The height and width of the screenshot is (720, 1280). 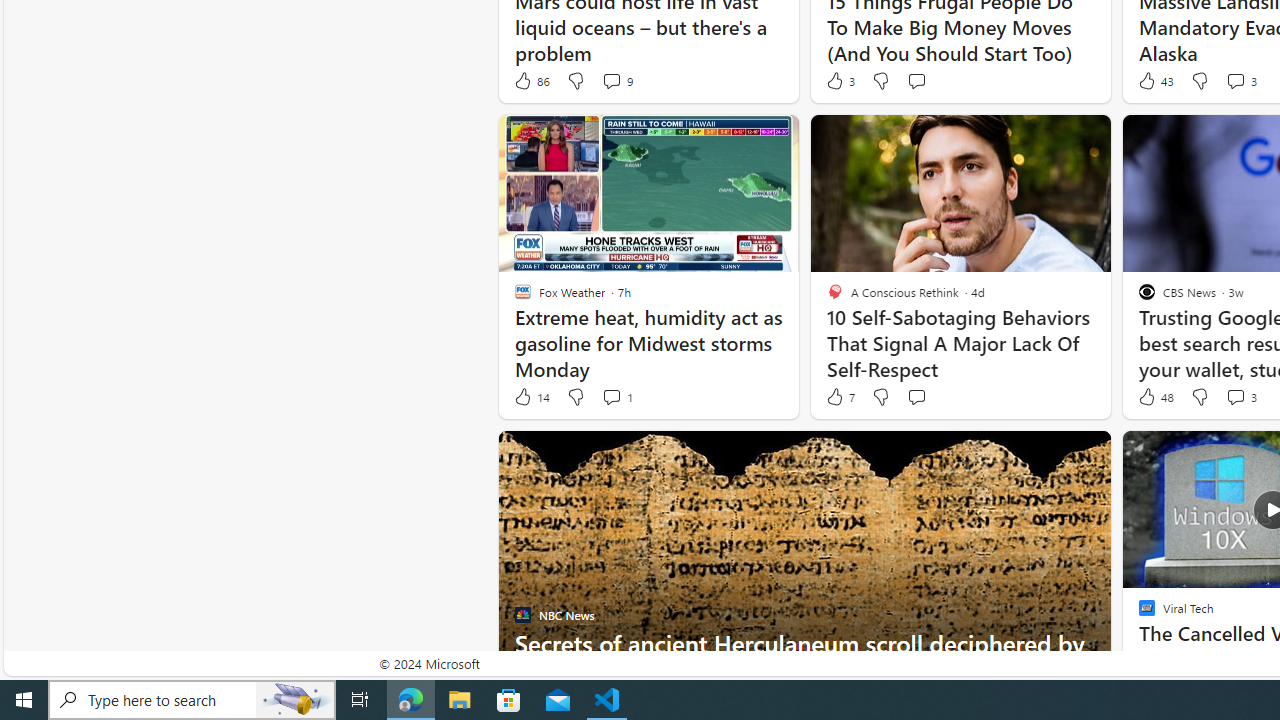 What do you see at coordinates (1154, 80) in the screenshot?
I see `'43 Like'` at bounding box center [1154, 80].